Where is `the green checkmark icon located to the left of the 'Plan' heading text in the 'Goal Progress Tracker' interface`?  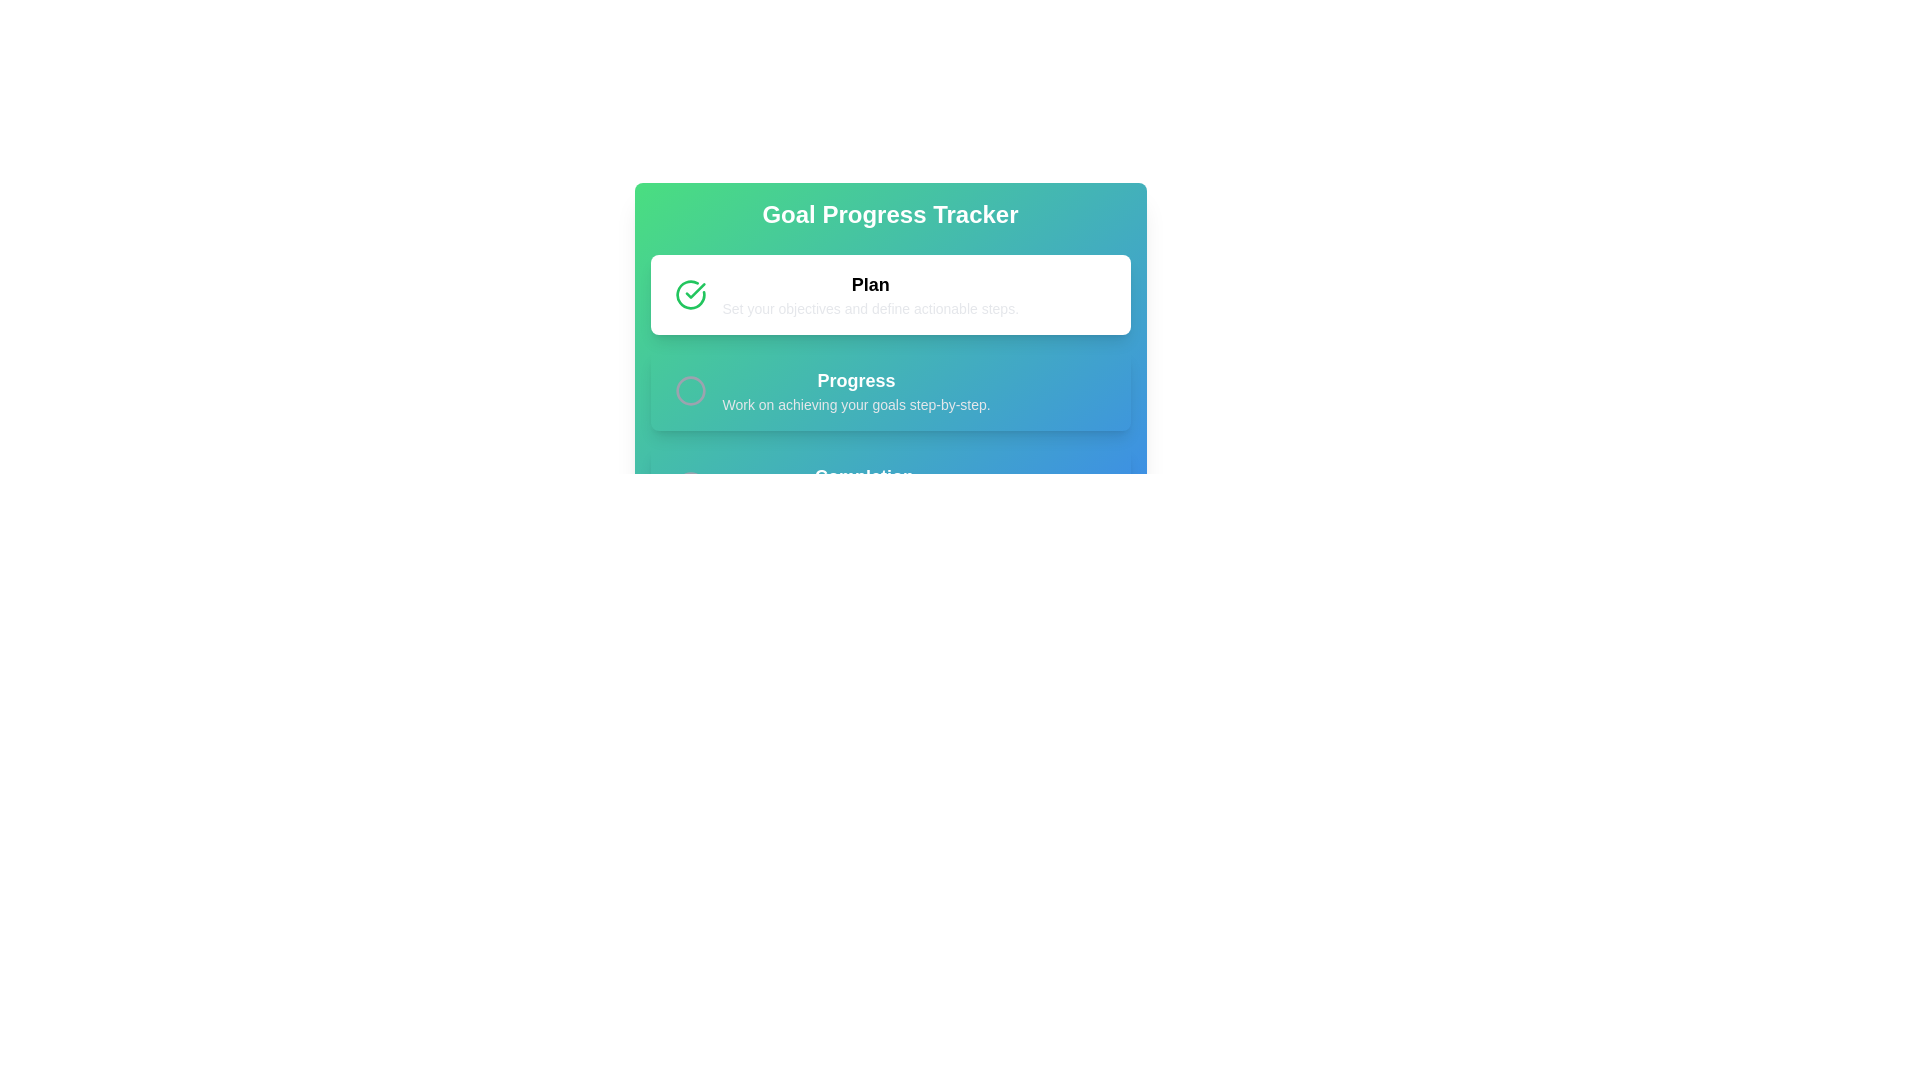 the green checkmark icon located to the left of the 'Plan' heading text in the 'Goal Progress Tracker' interface is located at coordinates (695, 290).